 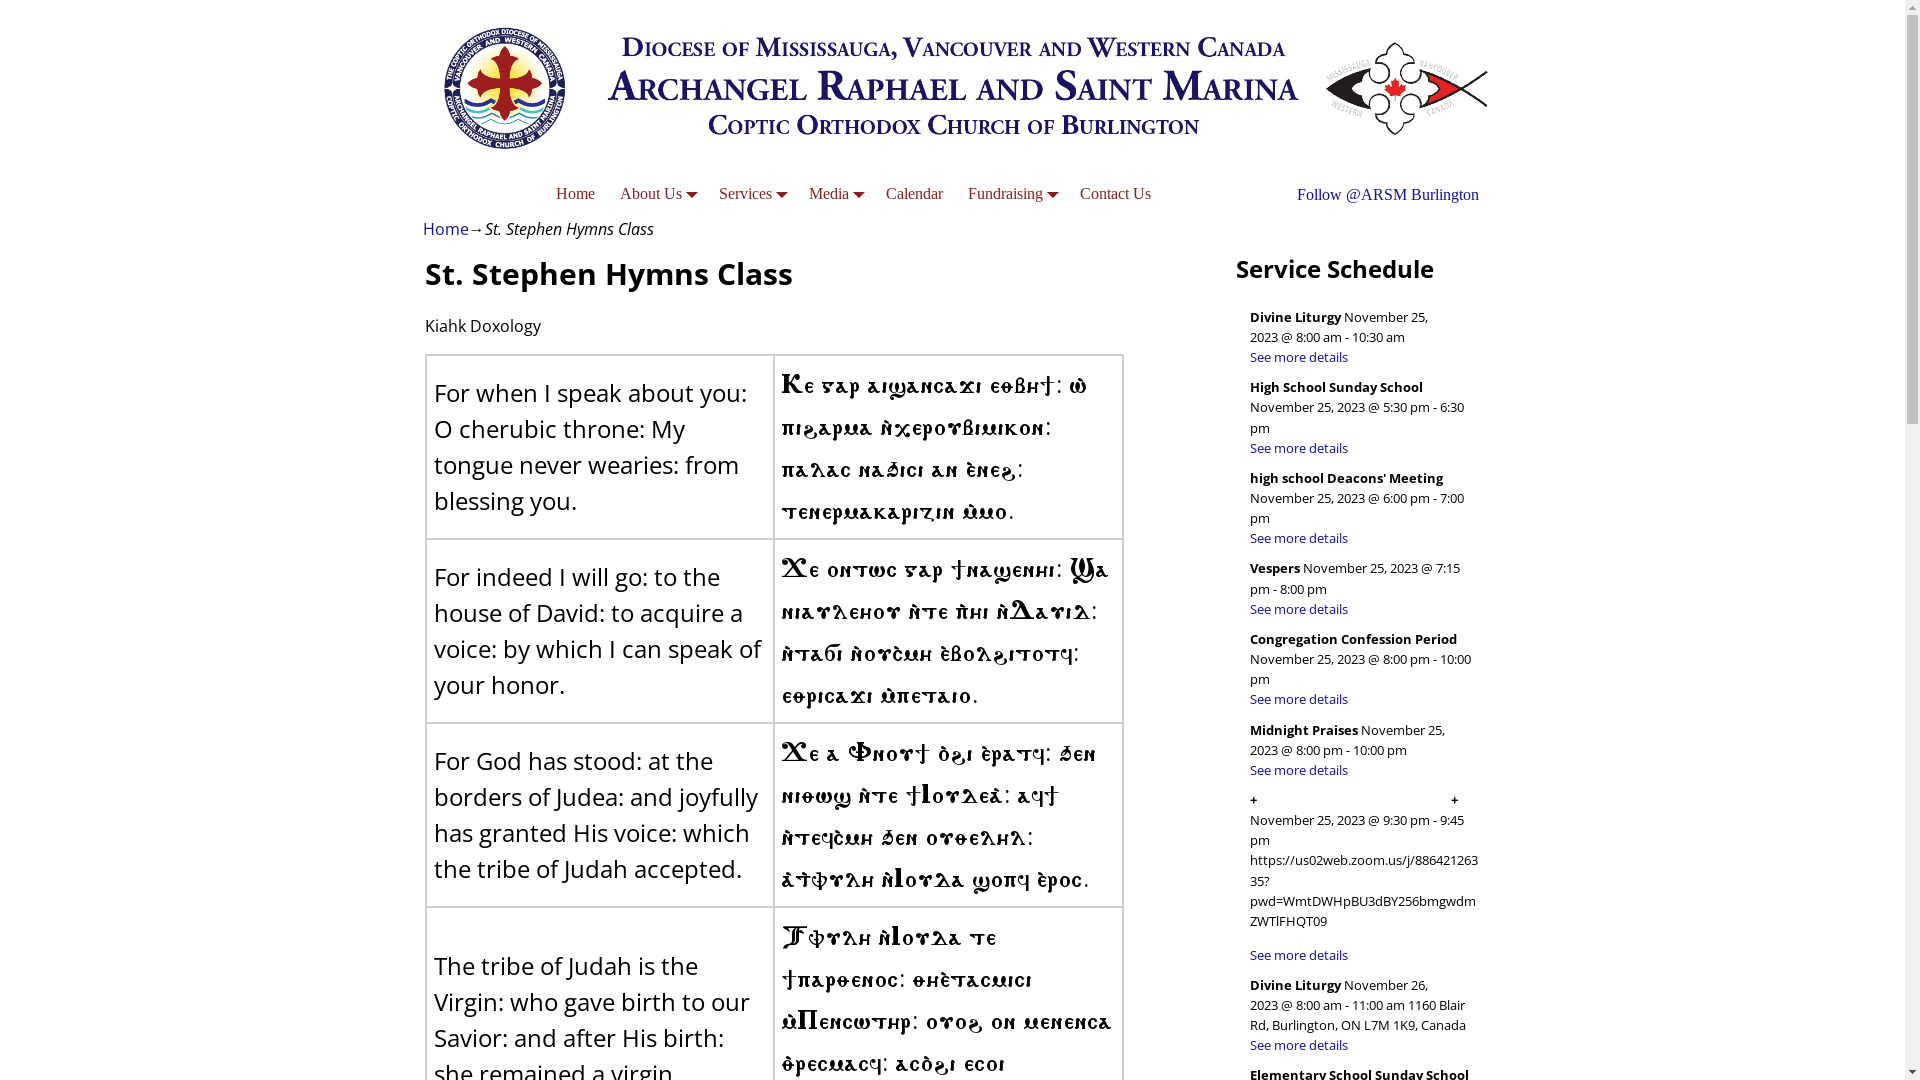 What do you see at coordinates (657, 194) in the screenshot?
I see `'About Us'` at bounding box center [657, 194].